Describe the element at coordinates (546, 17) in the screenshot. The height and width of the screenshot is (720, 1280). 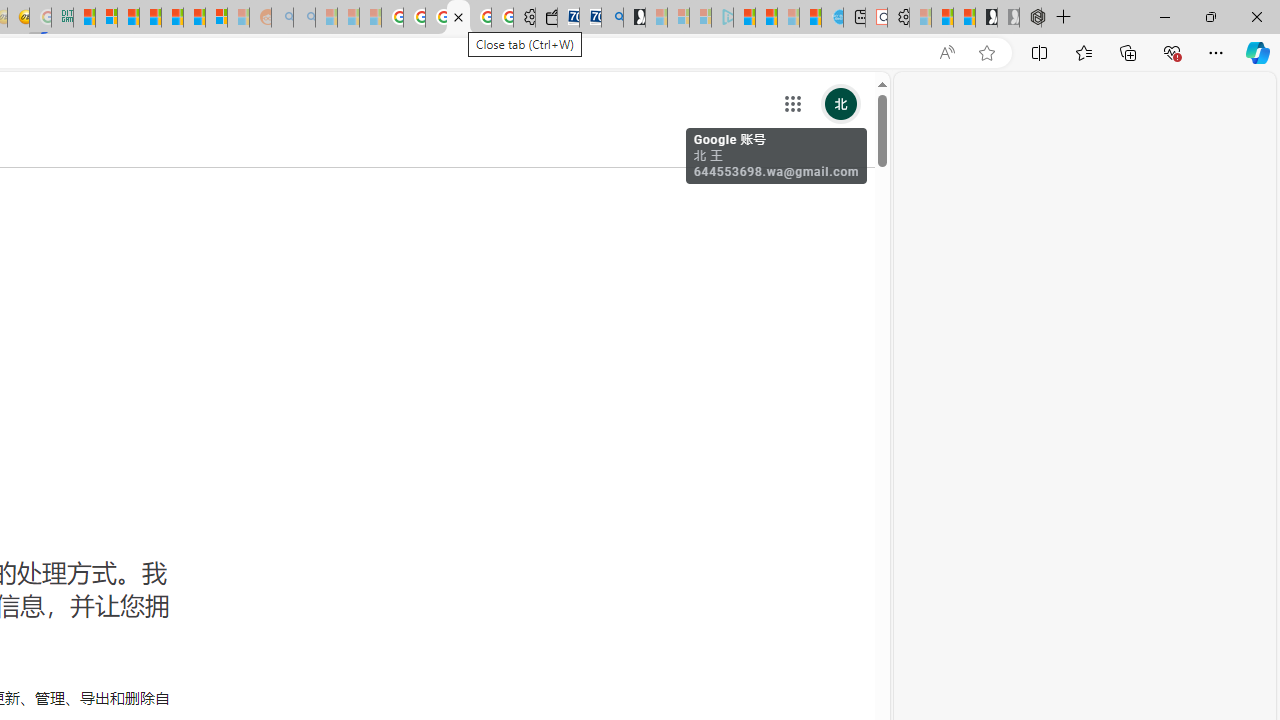
I see `'Wallet'` at that location.